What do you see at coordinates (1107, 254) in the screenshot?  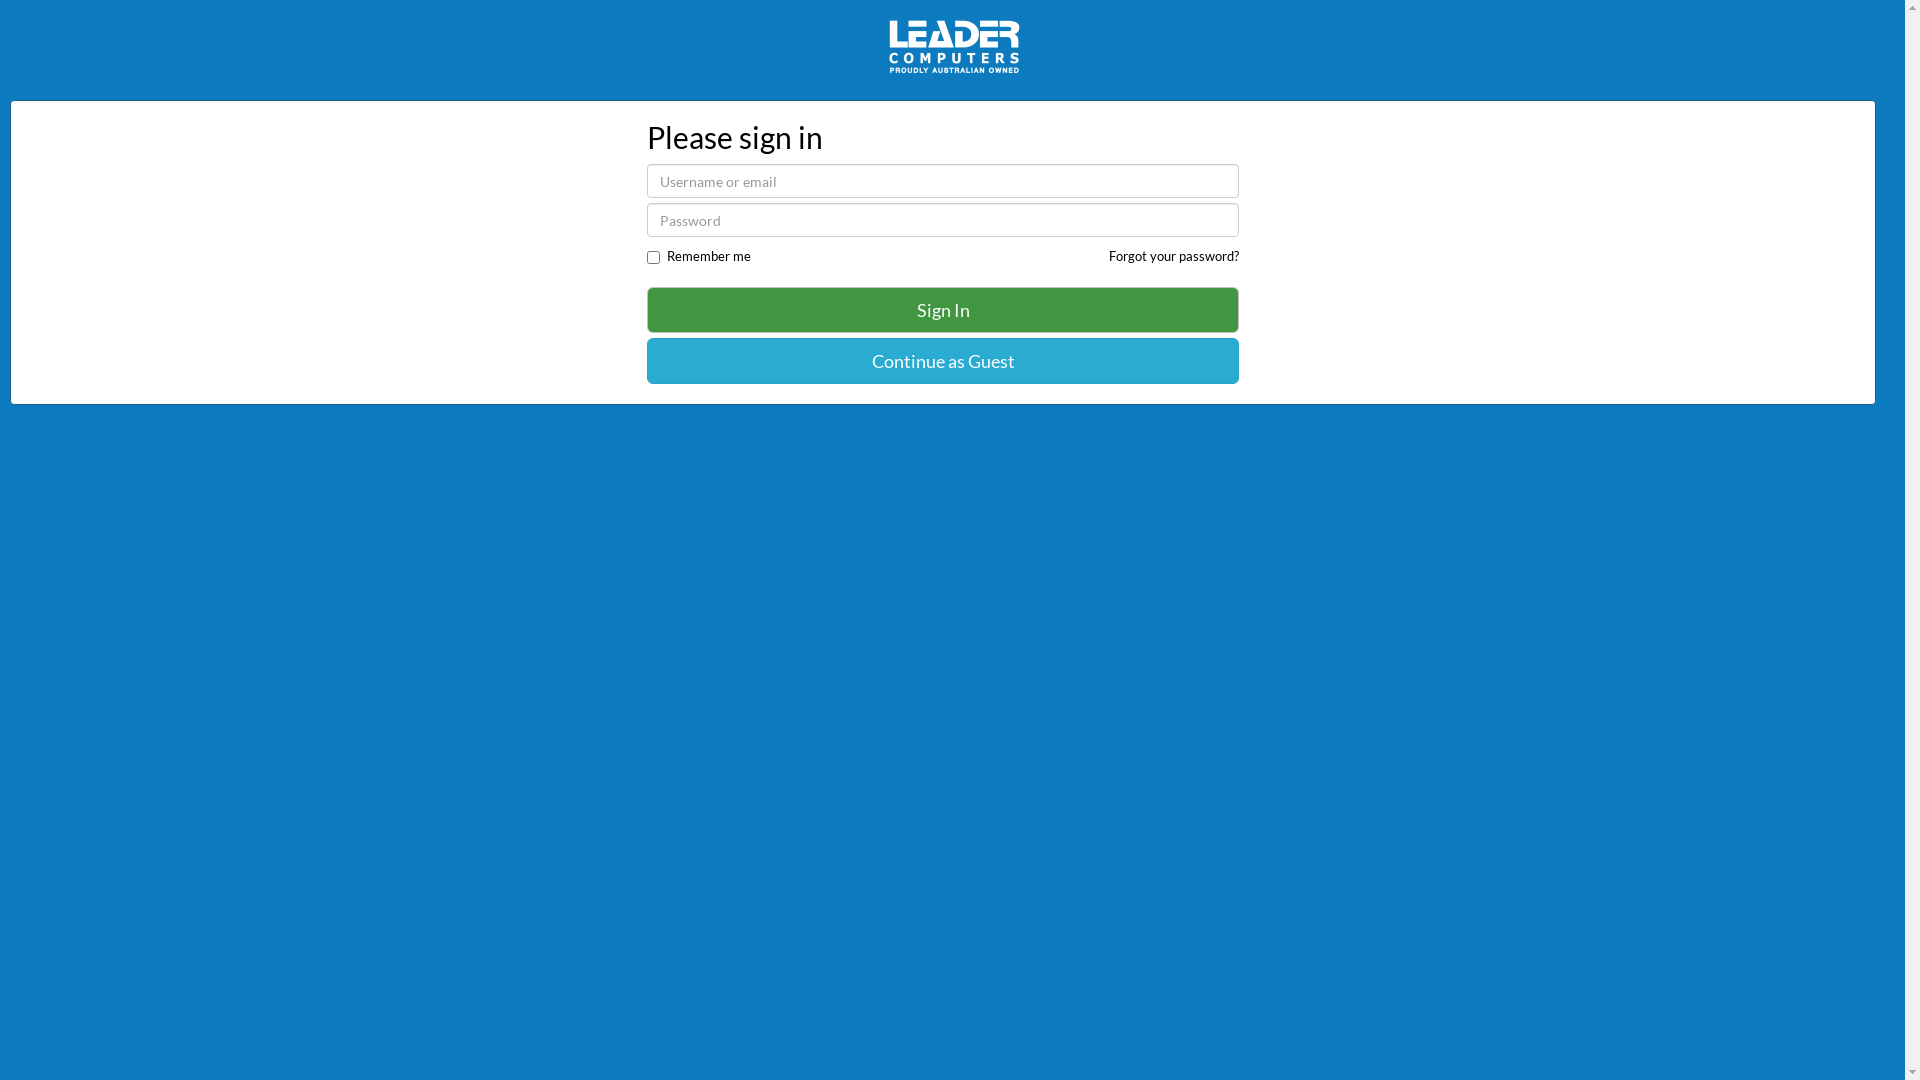 I see `'Forgot your password?'` at bounding box center [1107, 254].